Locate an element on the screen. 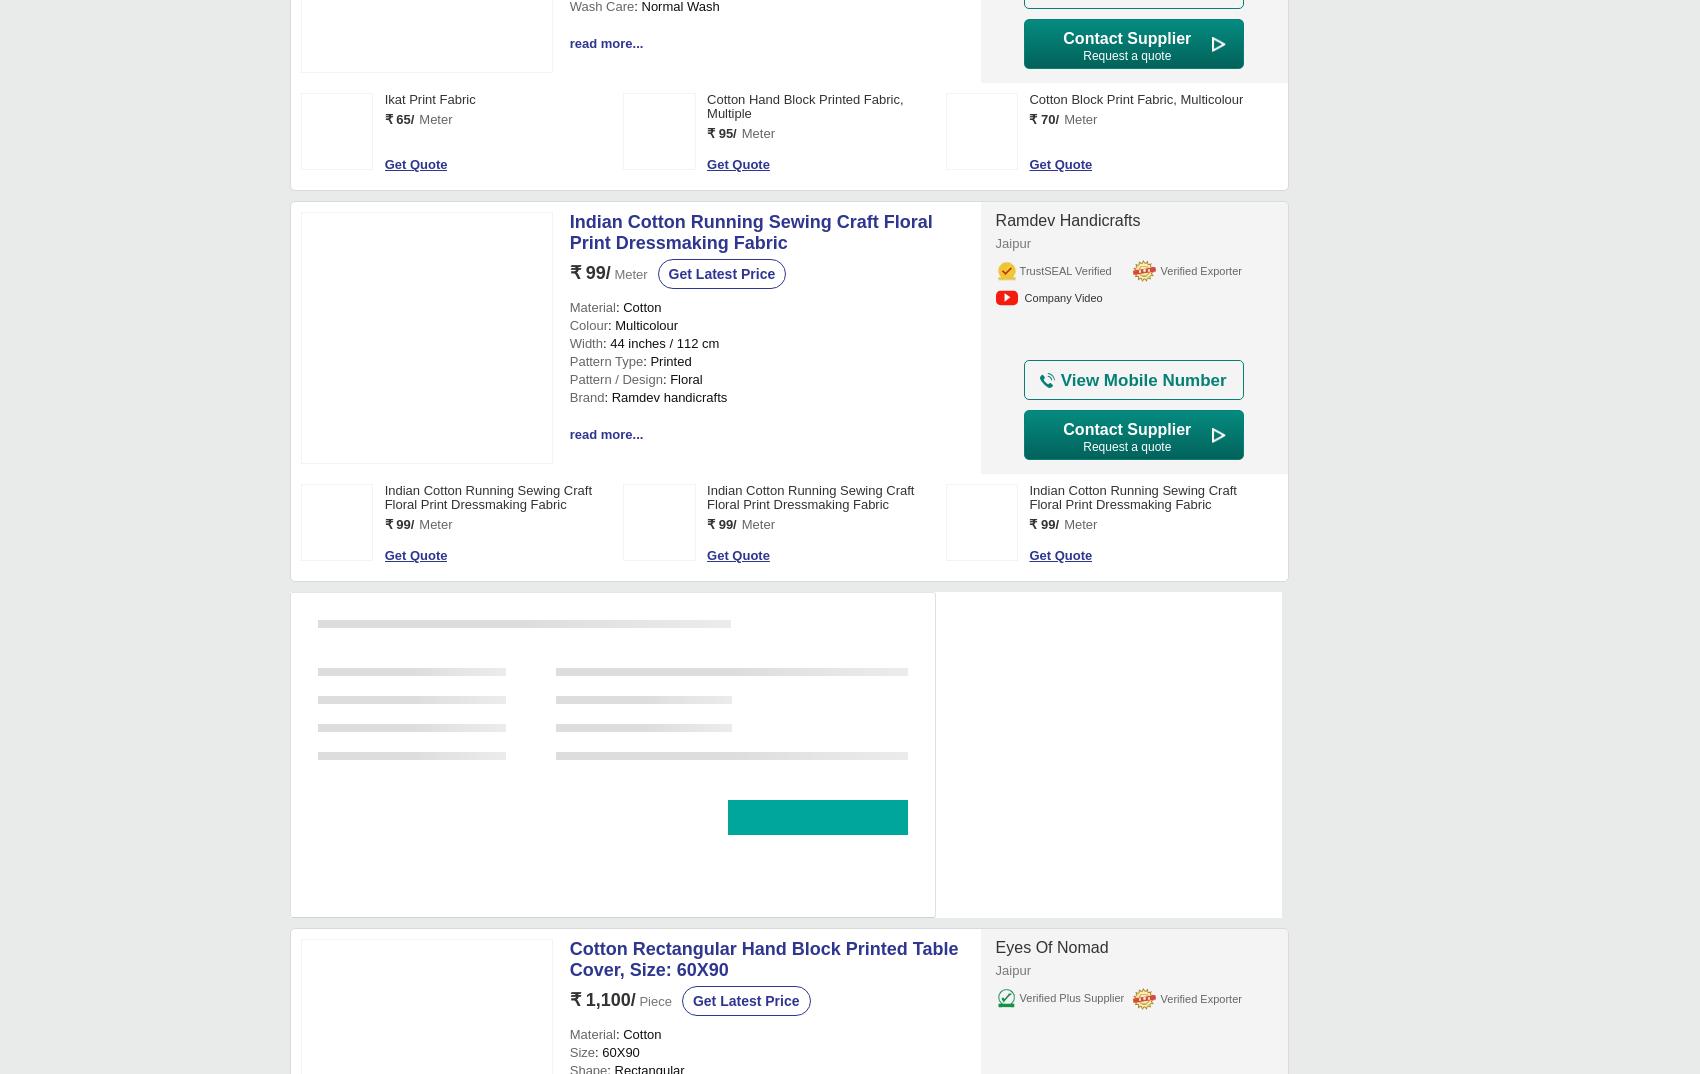 The image size is (1700, 1074). ':  44 inches / 112 cm' is located at coordinates (660, 956).